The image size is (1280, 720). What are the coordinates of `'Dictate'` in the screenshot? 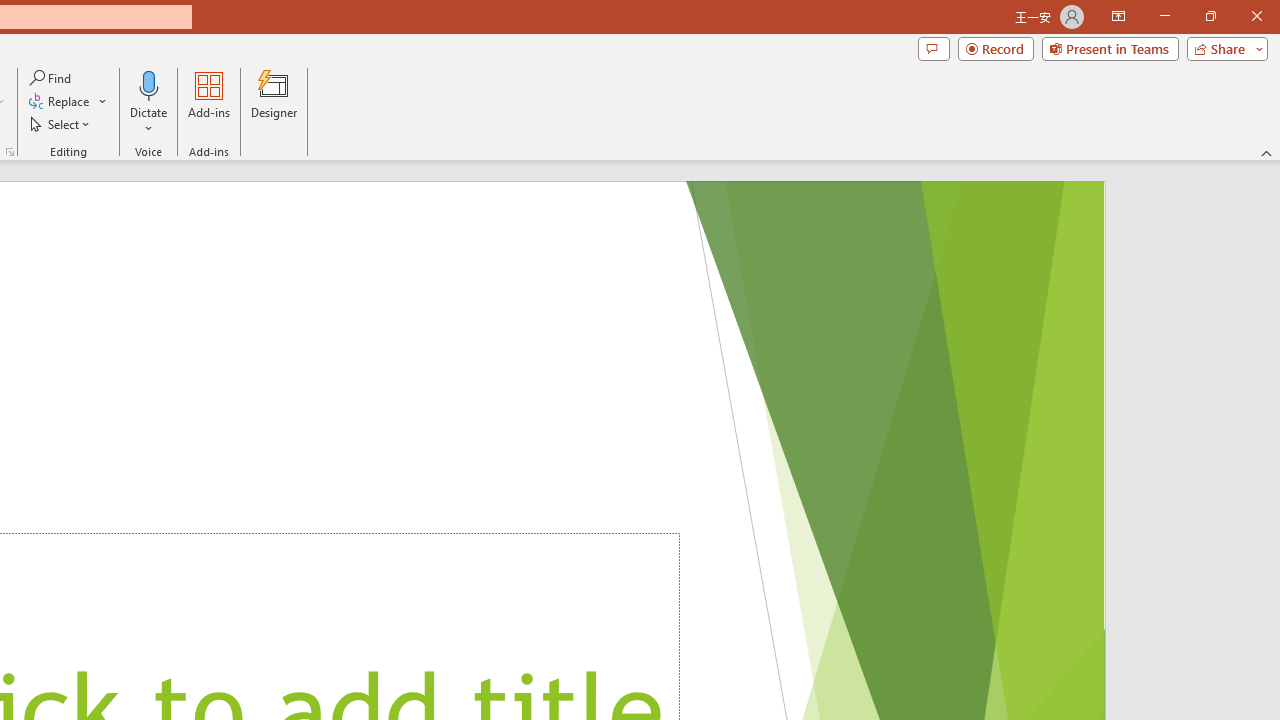 It's located at (148, 84).